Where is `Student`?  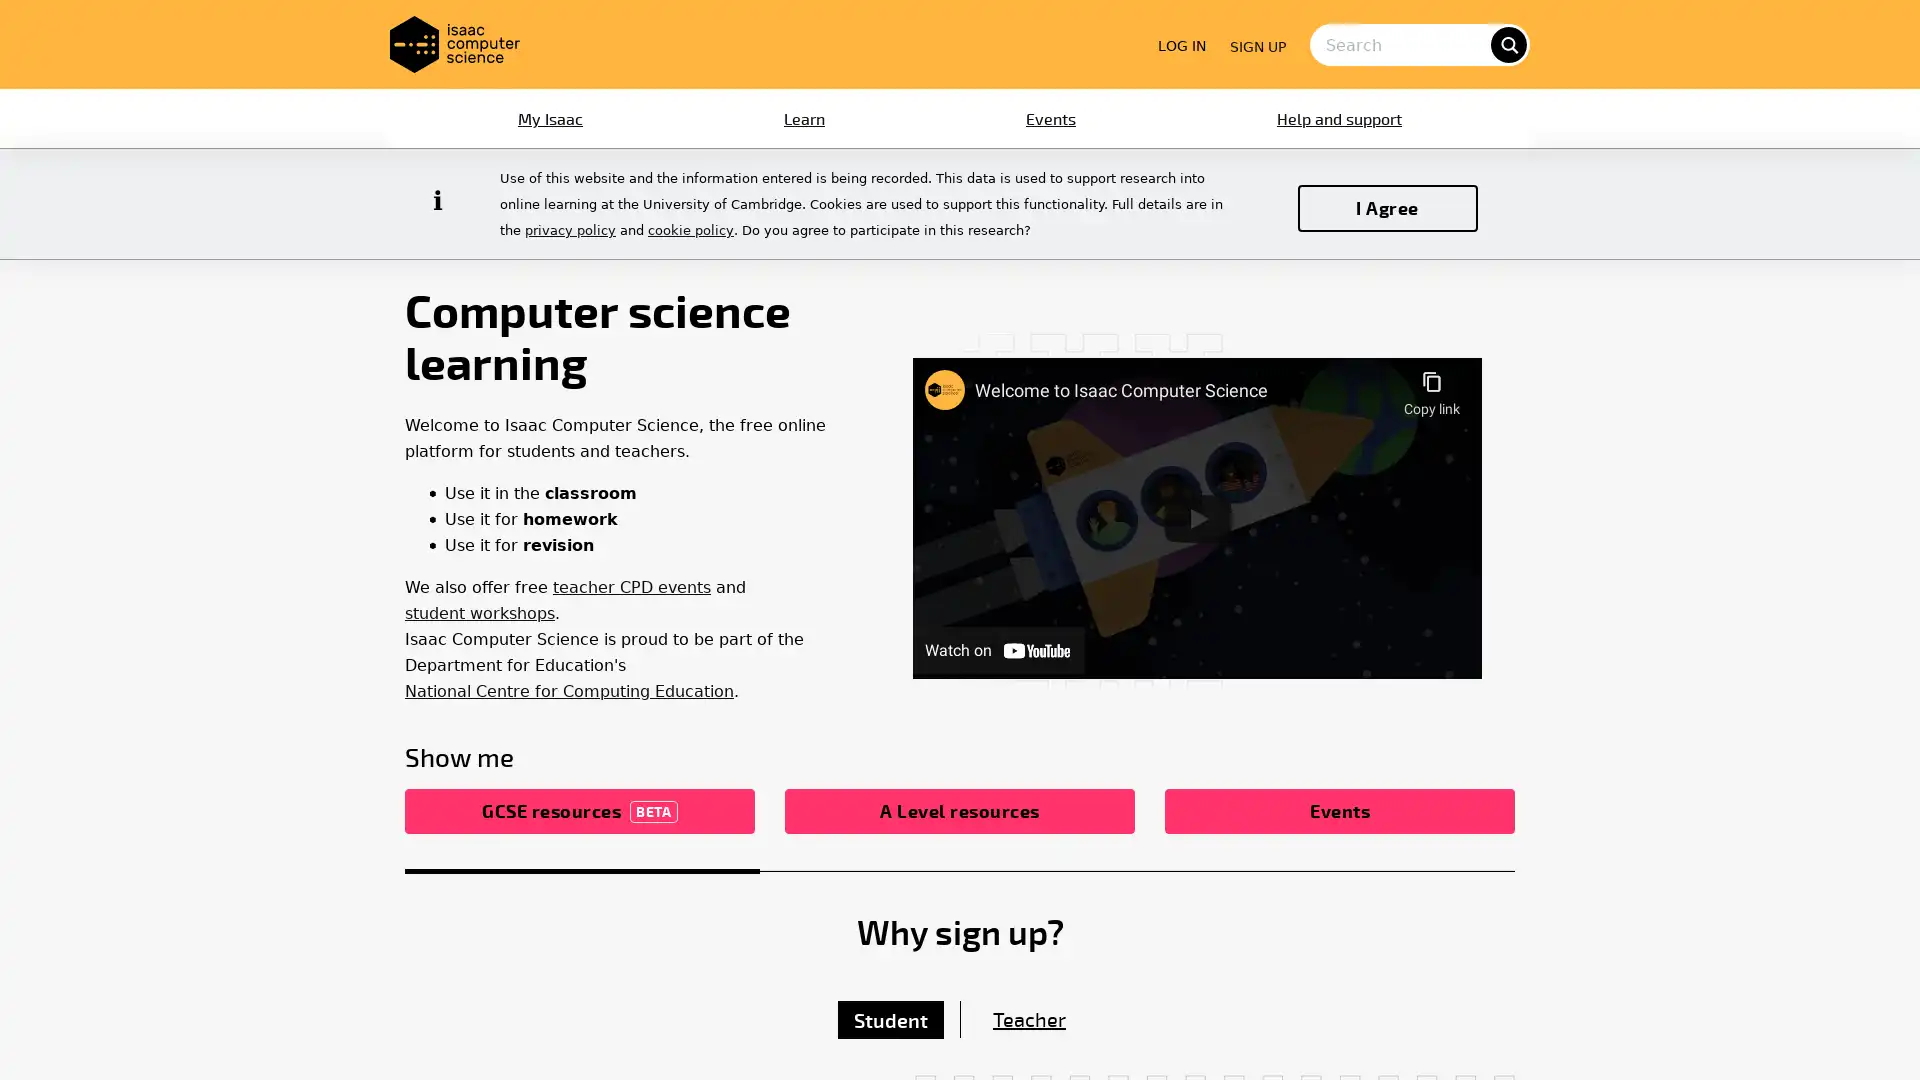 Student is located at coordinates (890, 1018).